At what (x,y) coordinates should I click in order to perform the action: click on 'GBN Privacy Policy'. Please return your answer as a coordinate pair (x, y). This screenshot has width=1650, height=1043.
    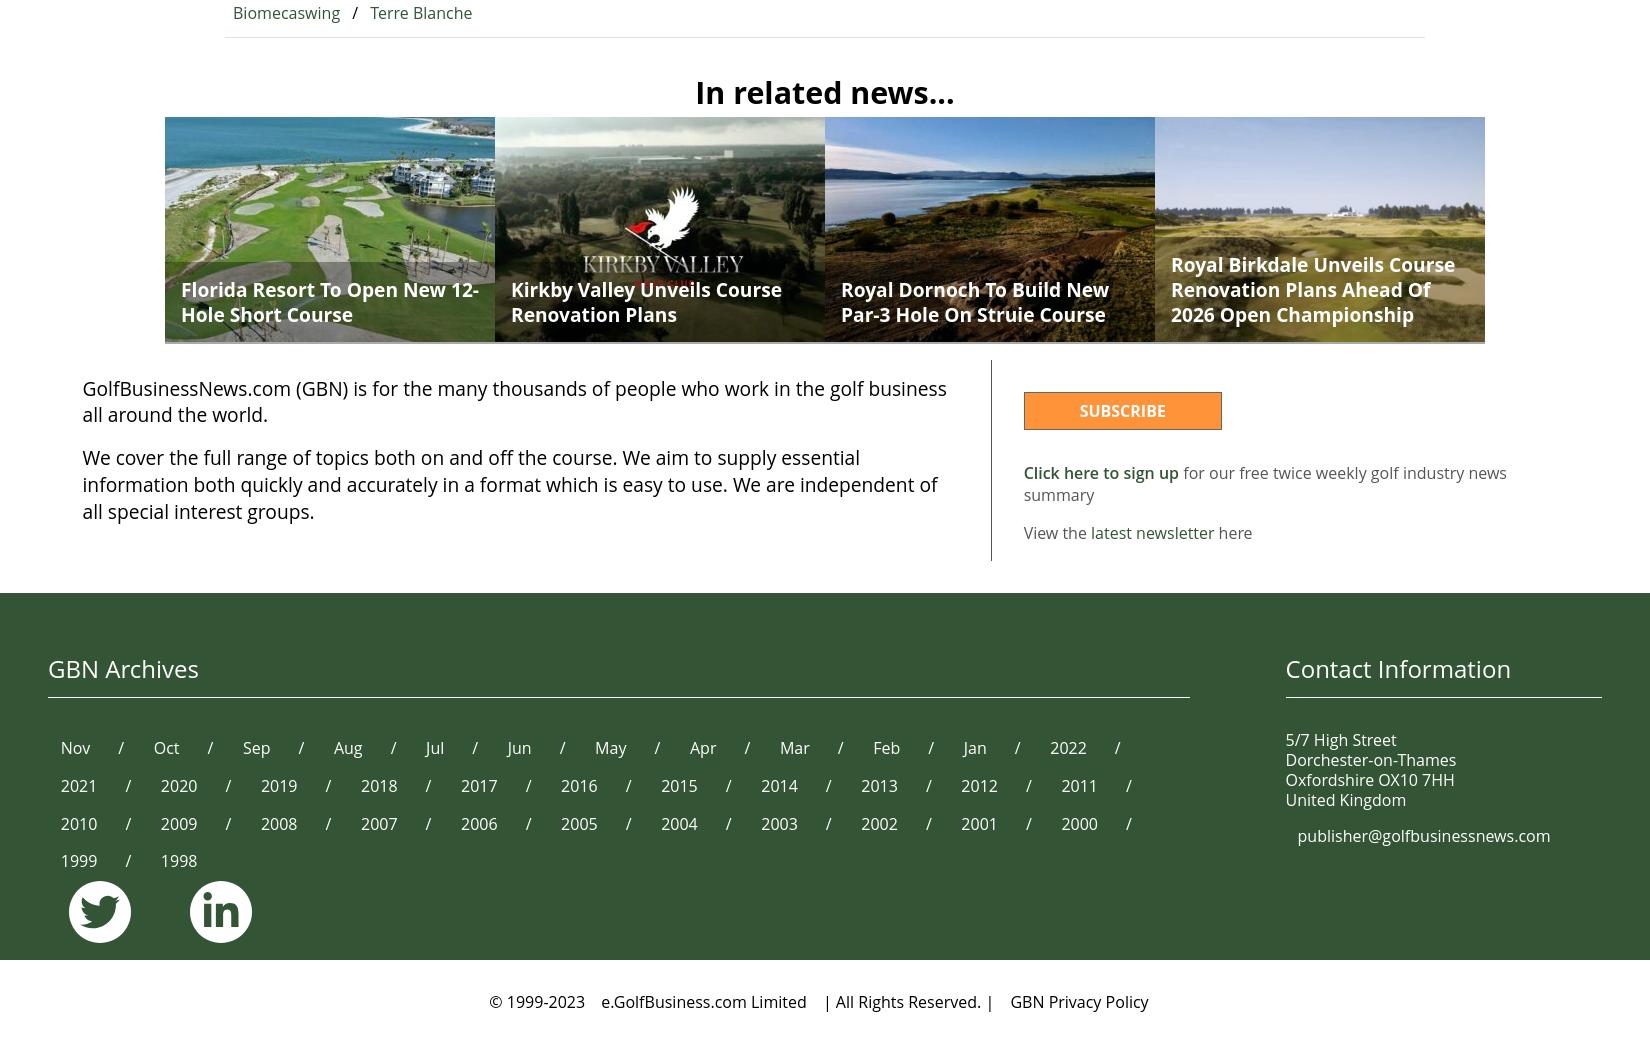
    Looking at the image, I should click on (1078, 1002).